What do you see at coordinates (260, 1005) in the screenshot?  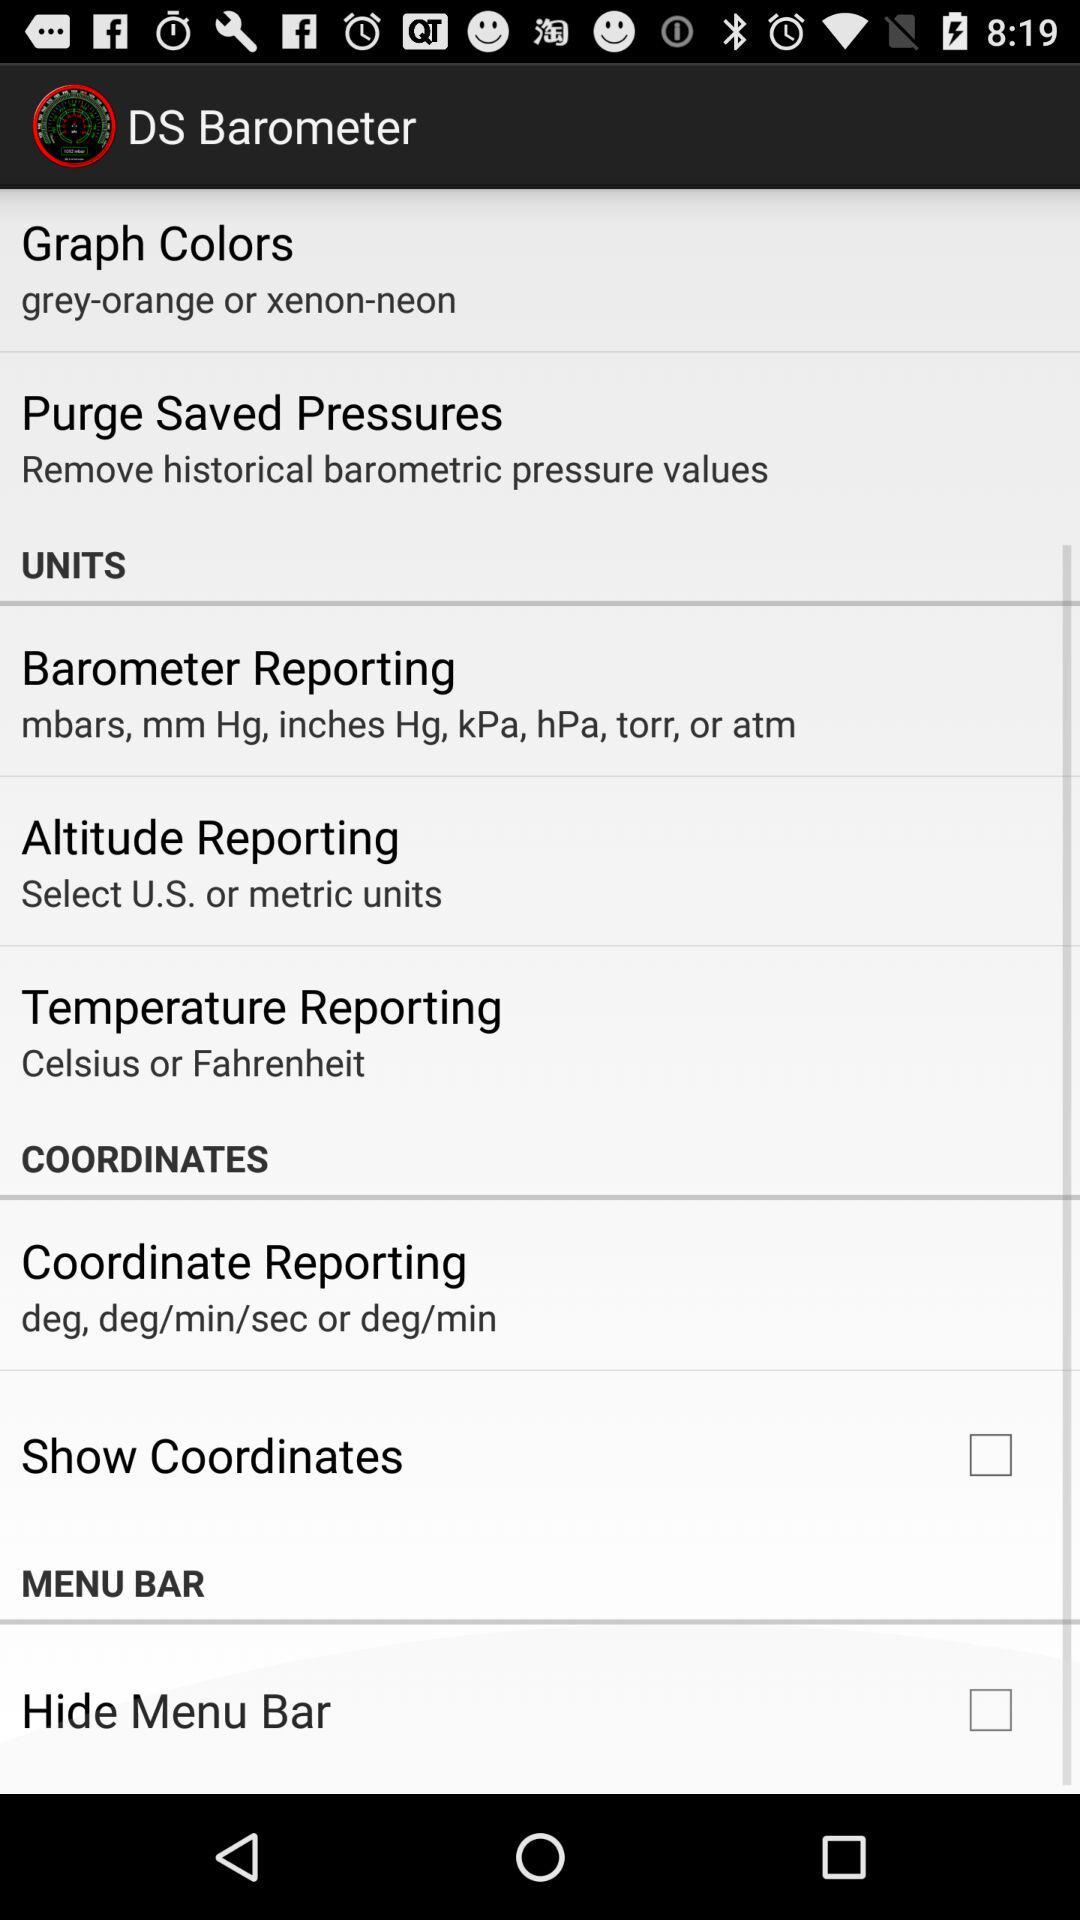 I see `the temperature reporting item` at bounding box center [260, 1005].